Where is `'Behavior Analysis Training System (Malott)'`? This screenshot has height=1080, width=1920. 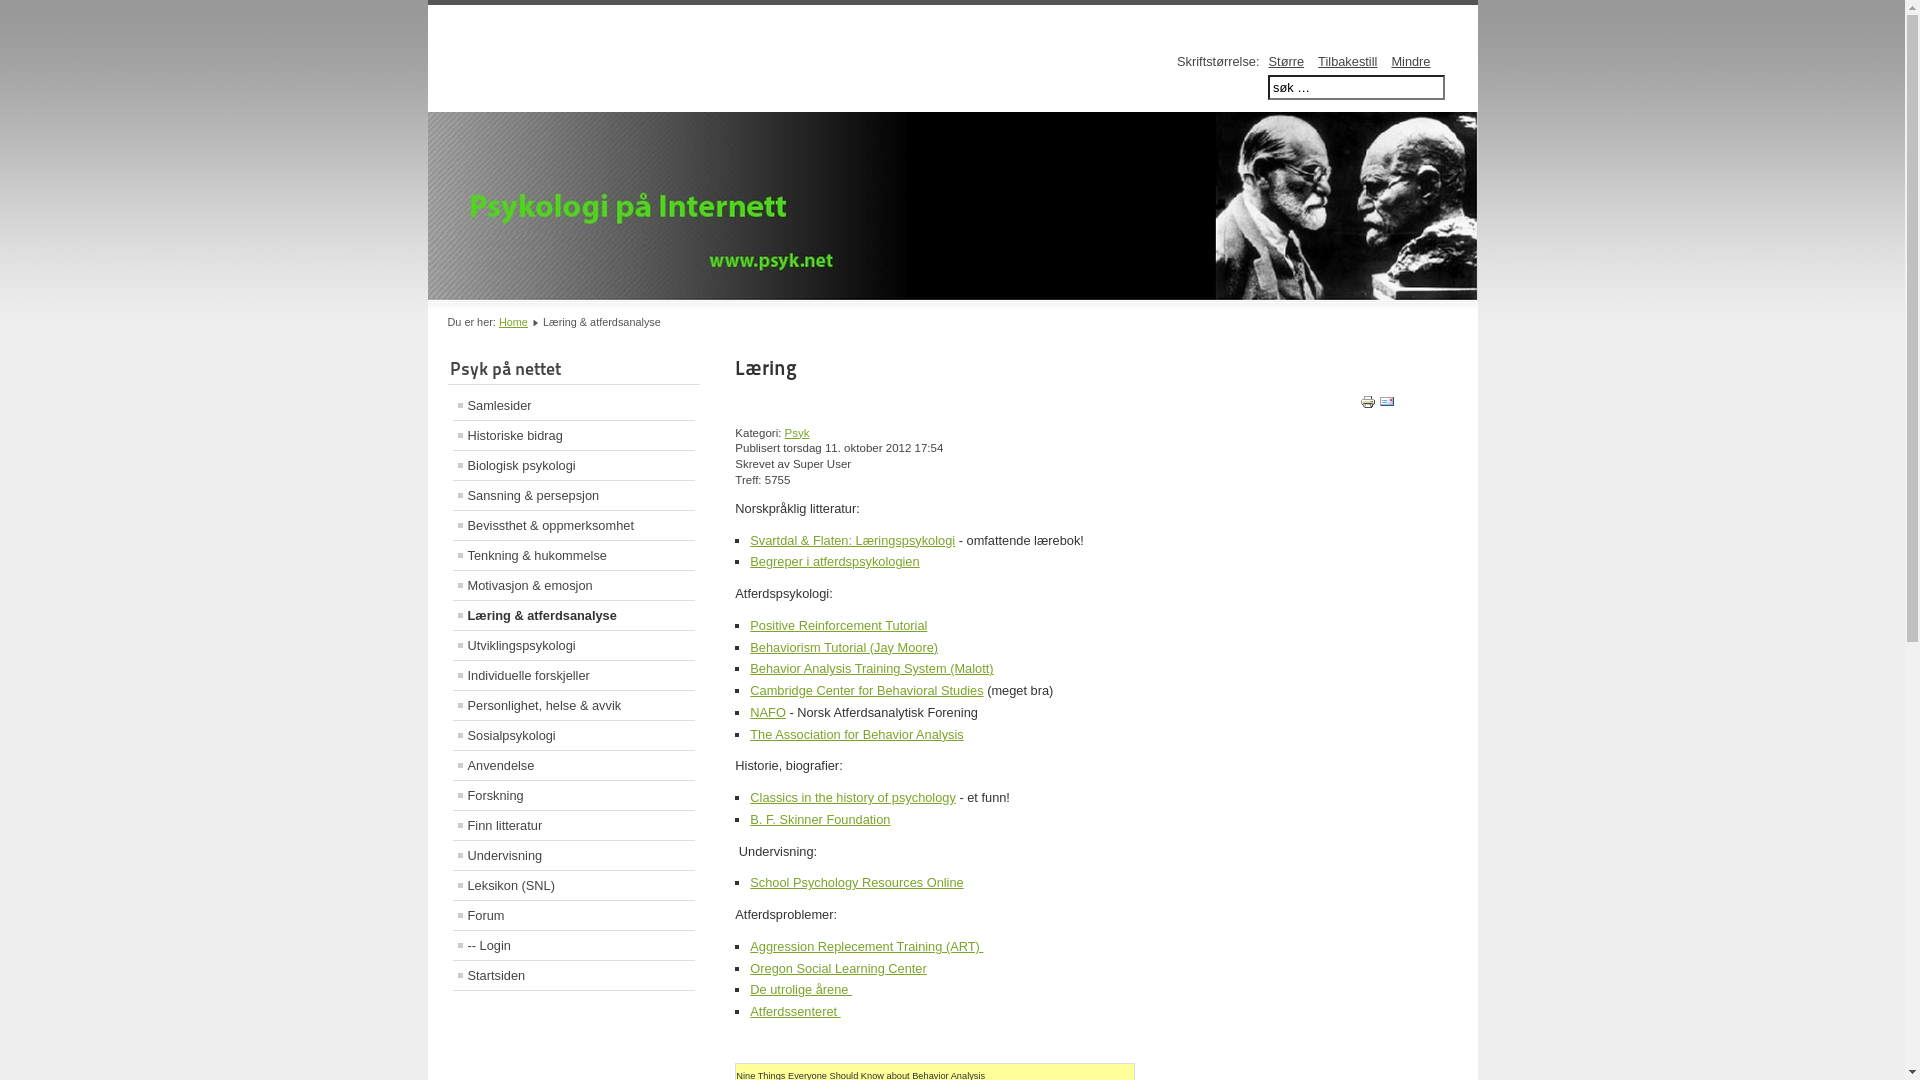
'Behavior Analysis Training System (Malott)' is located at coordinates (871, 668).